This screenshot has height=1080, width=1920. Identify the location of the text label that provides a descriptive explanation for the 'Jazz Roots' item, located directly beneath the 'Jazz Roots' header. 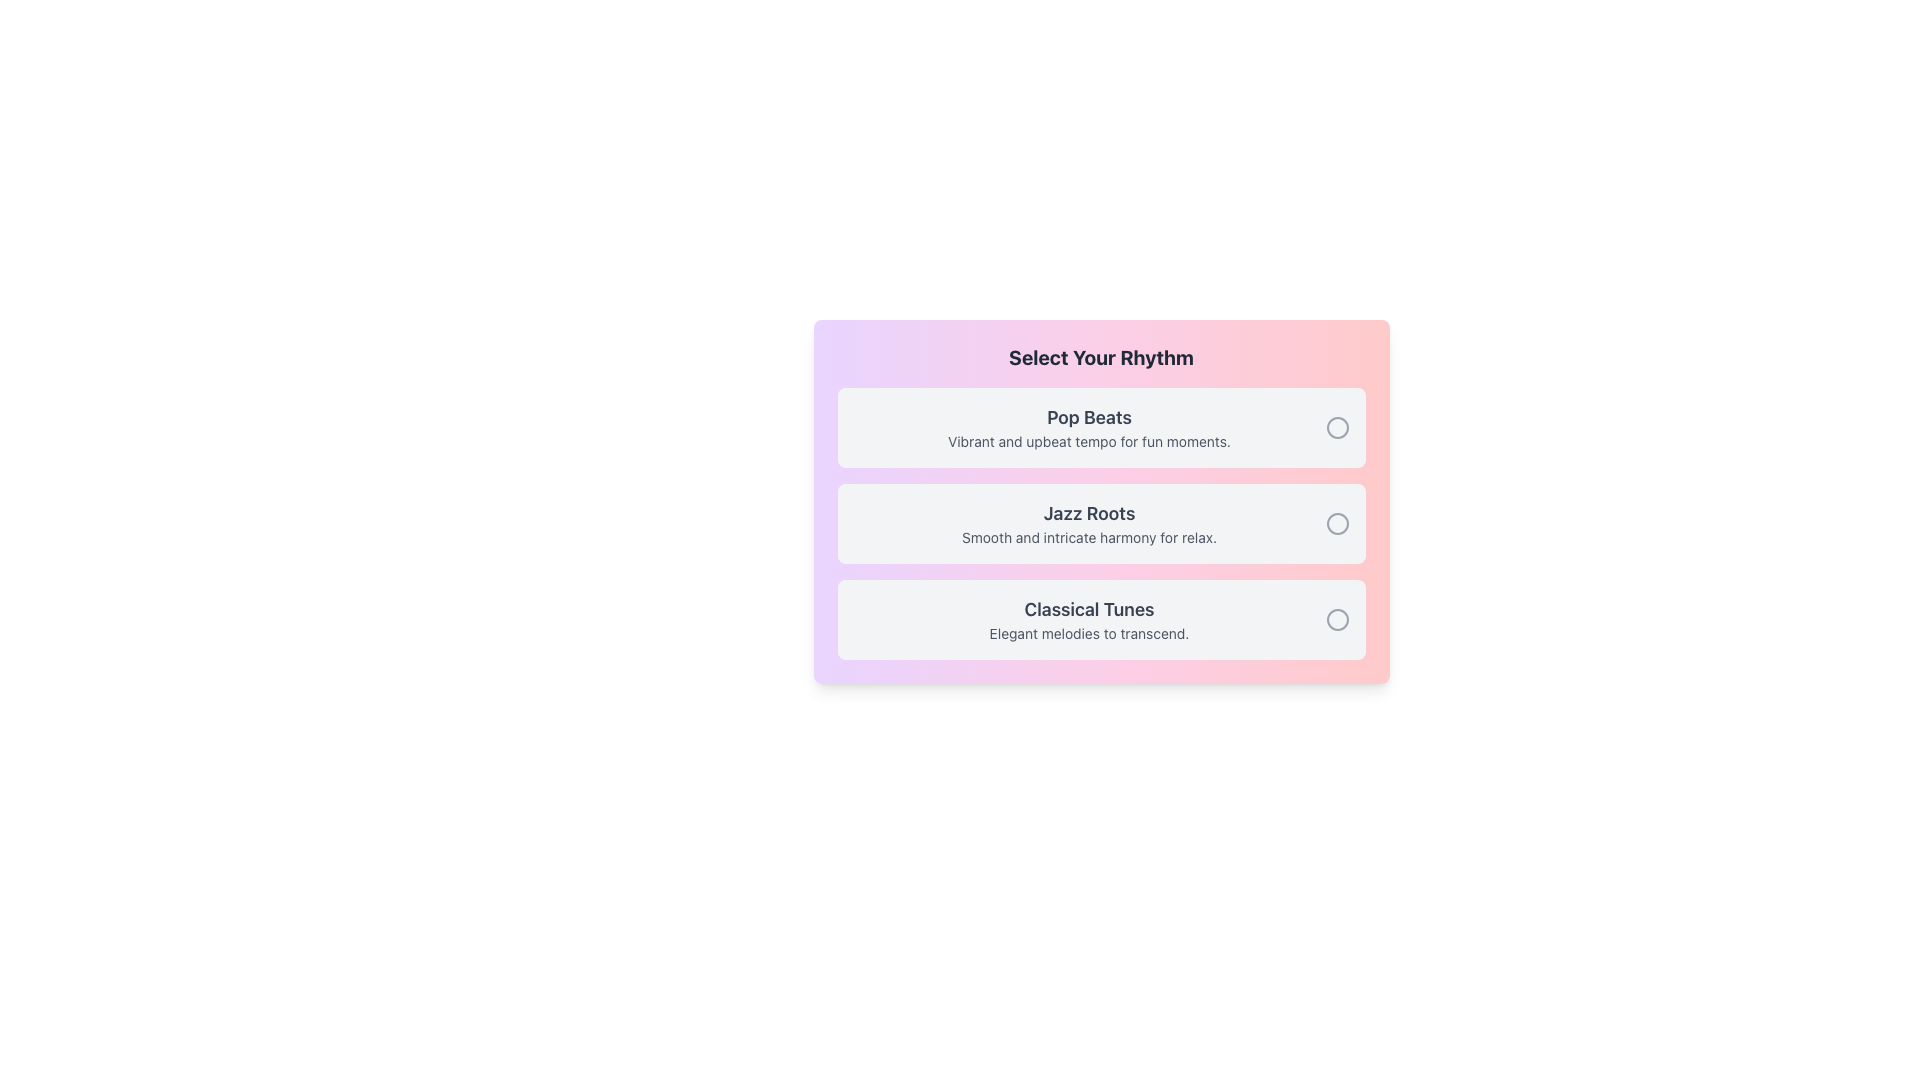
(1088, 536).